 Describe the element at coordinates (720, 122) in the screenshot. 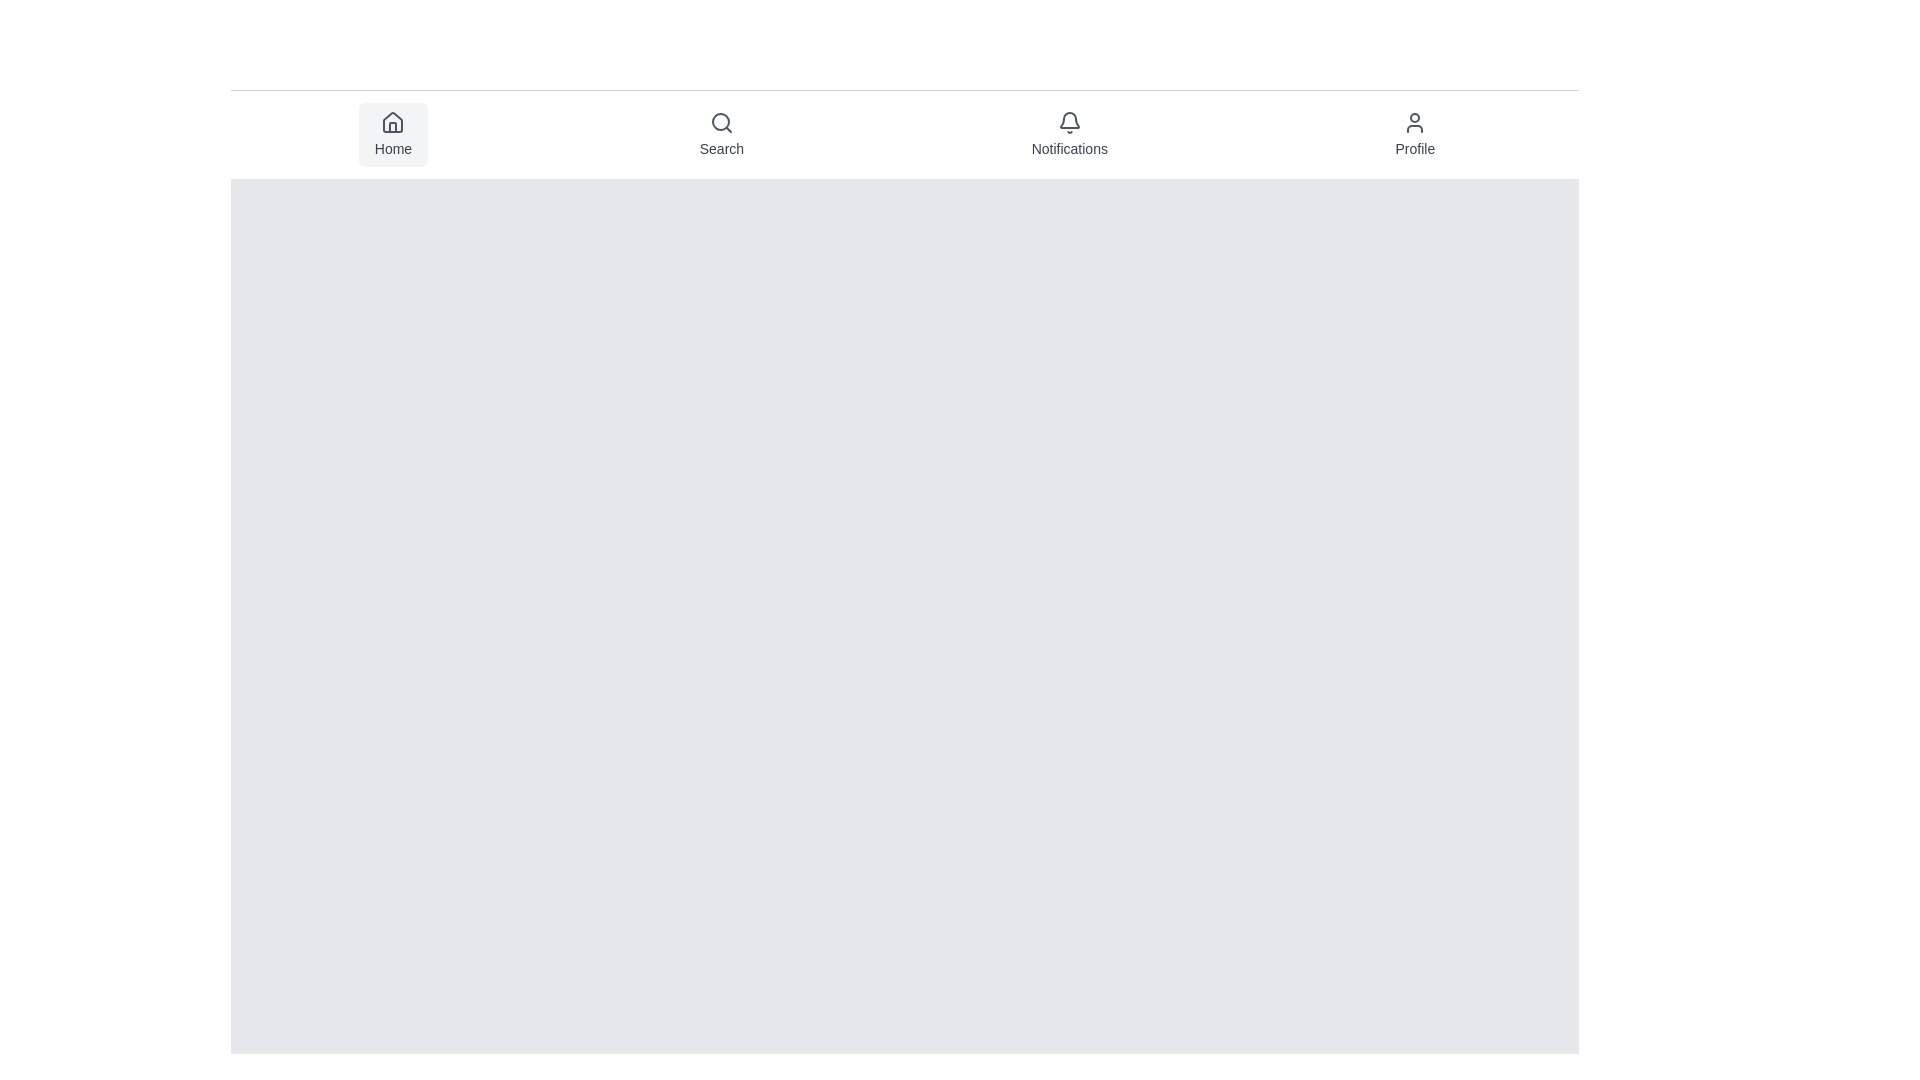

I see `the decorative circle within the magnifying glass icon in the navigation bar, which represents the search functionality` at that location.